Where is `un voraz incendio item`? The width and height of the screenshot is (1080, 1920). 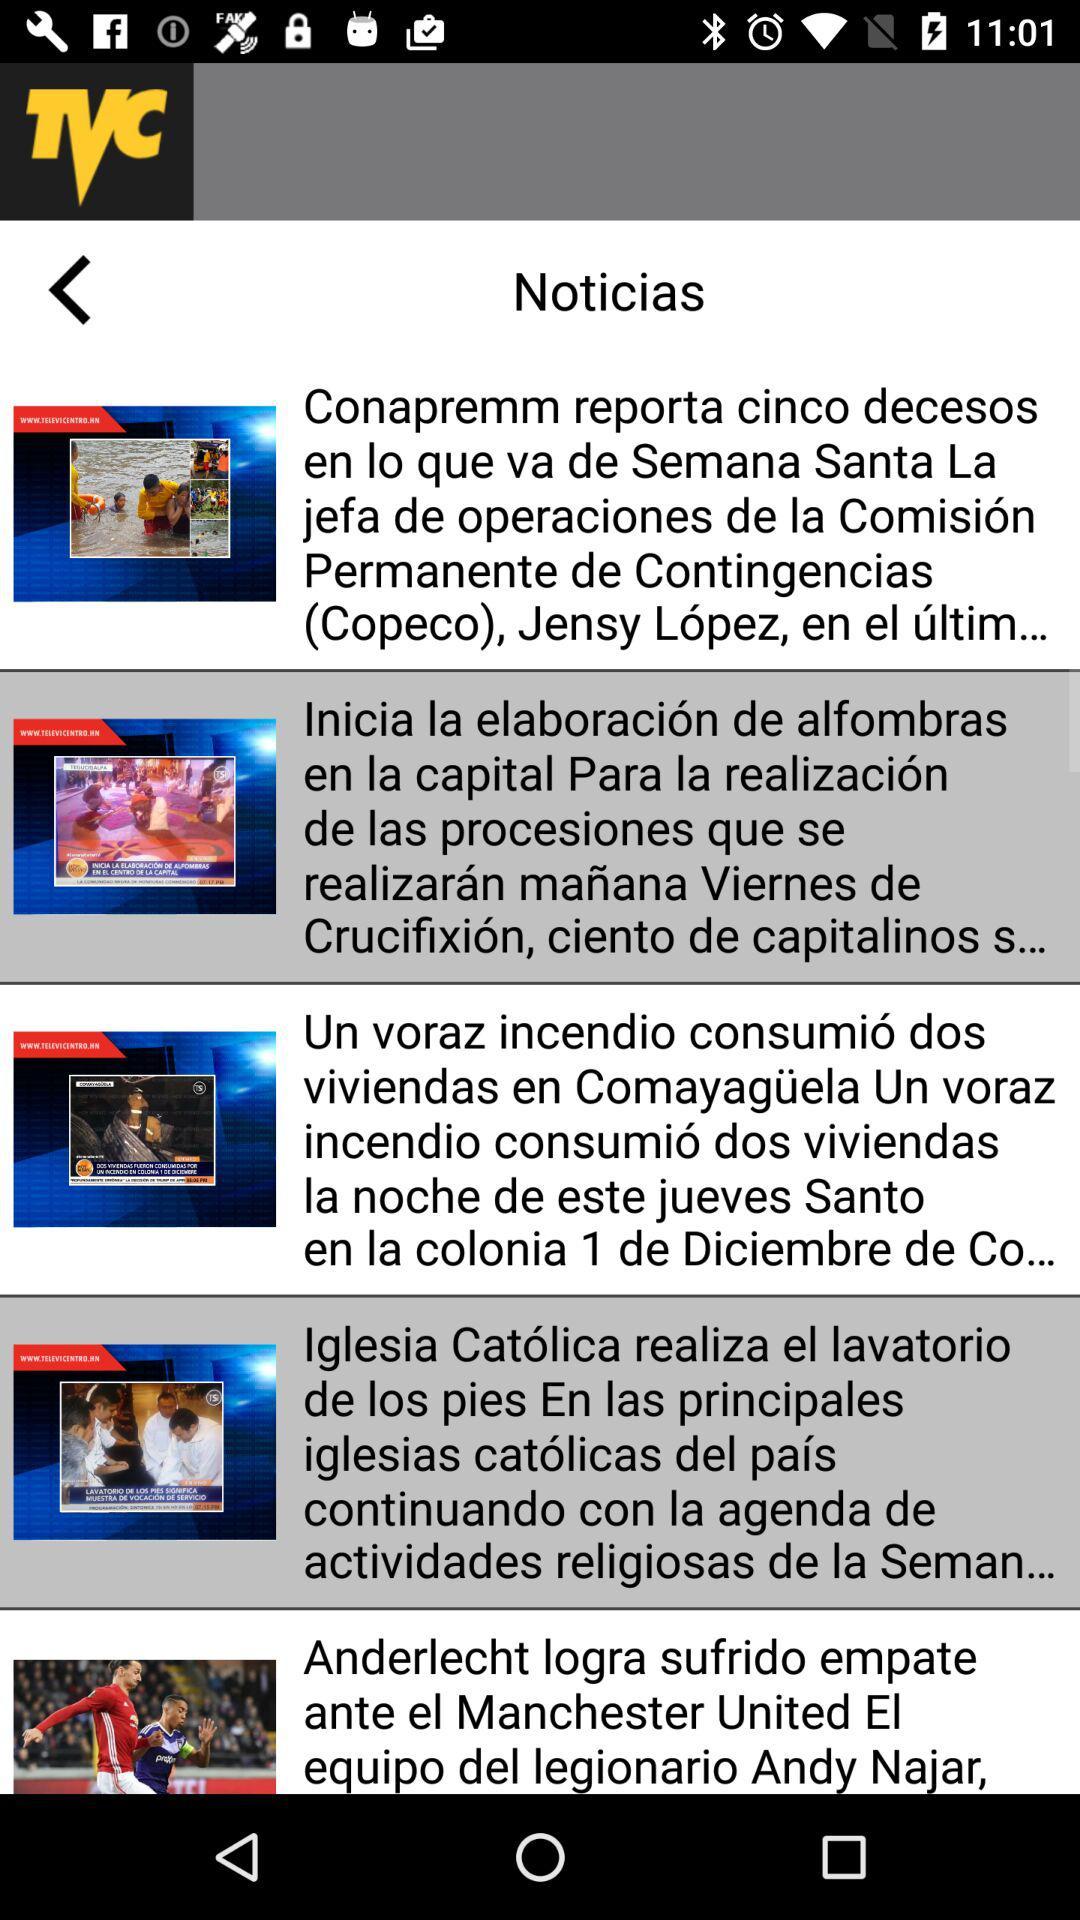 un voraz incendio item is located at coordinates (683, 1139).